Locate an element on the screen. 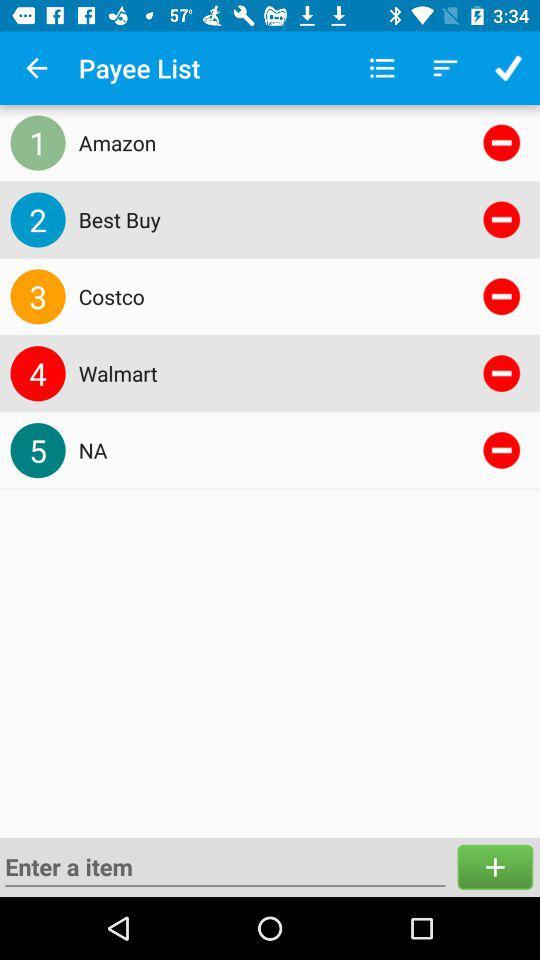 The image size is (540, 960). the add icon is located at coordinates (494, 866).